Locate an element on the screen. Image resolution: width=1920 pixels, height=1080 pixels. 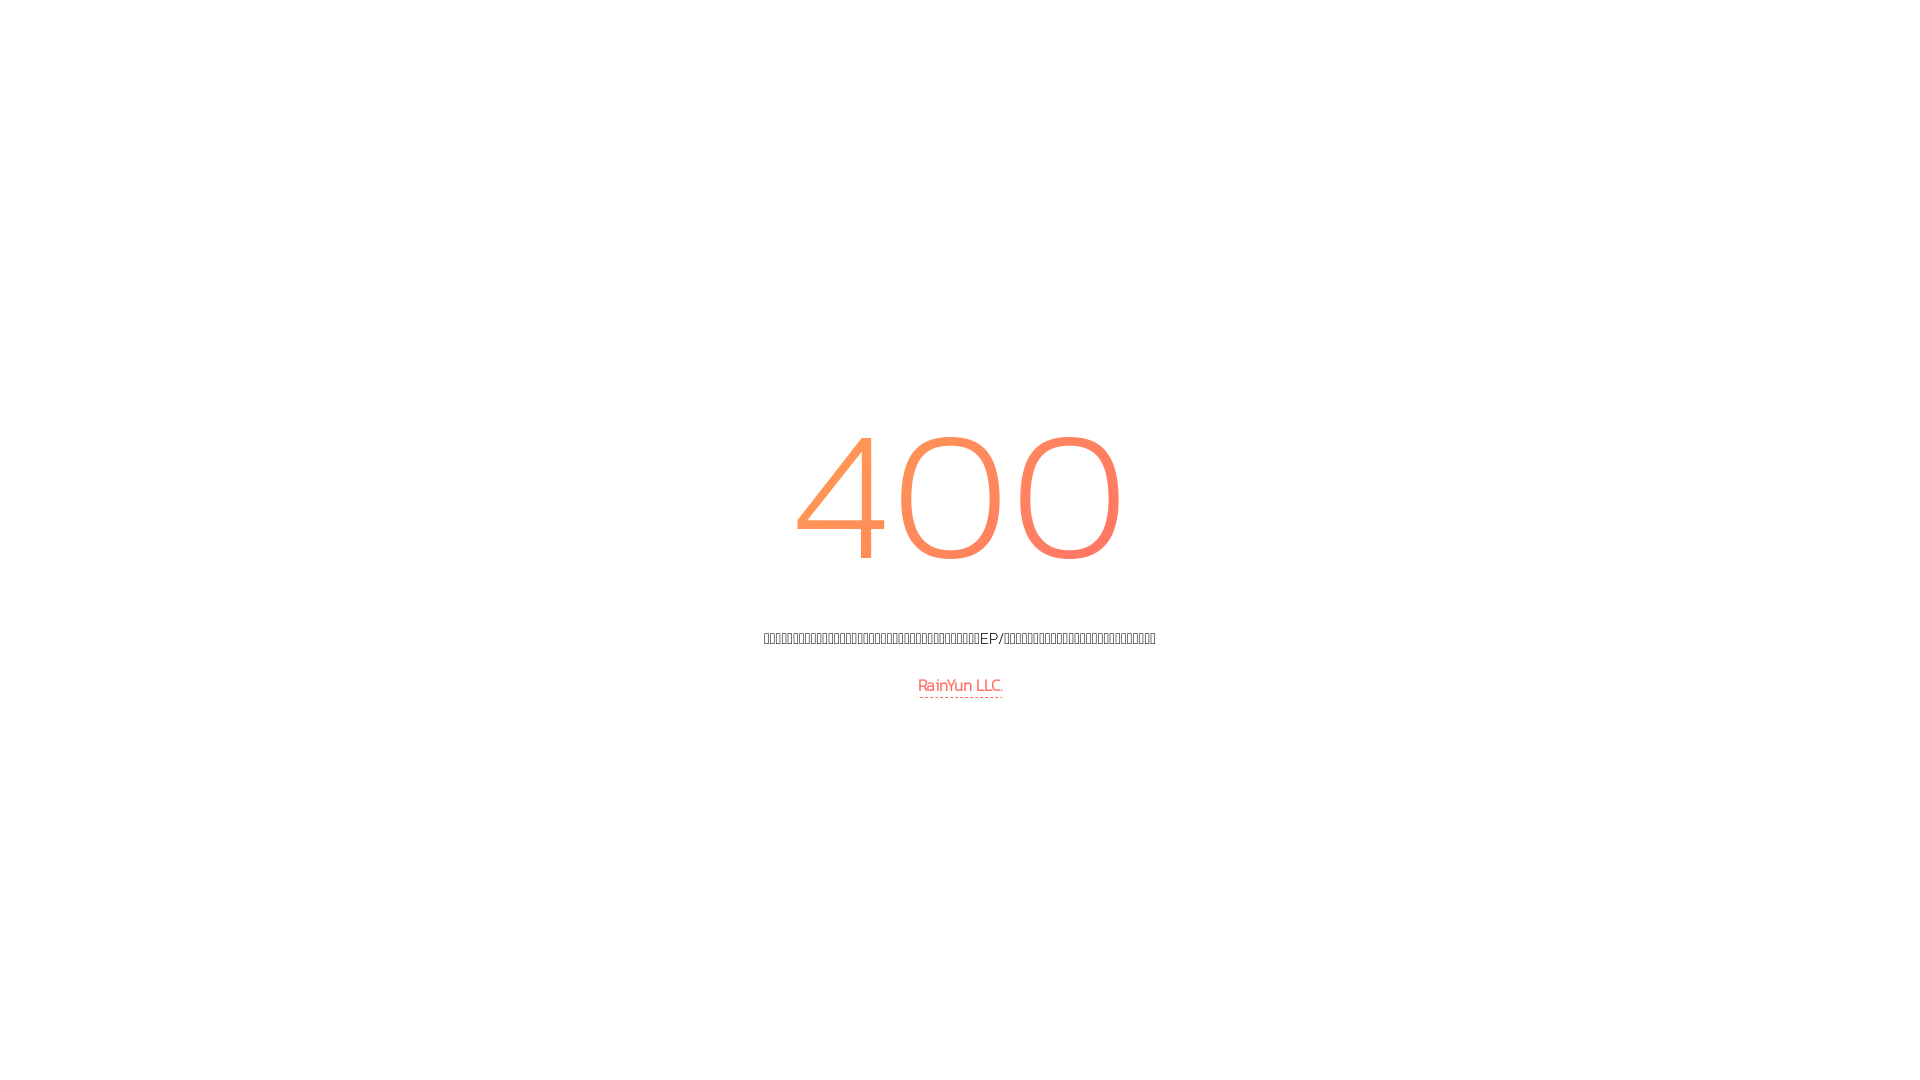
'RainYun LLC.' is located at coordinates (960, 685).